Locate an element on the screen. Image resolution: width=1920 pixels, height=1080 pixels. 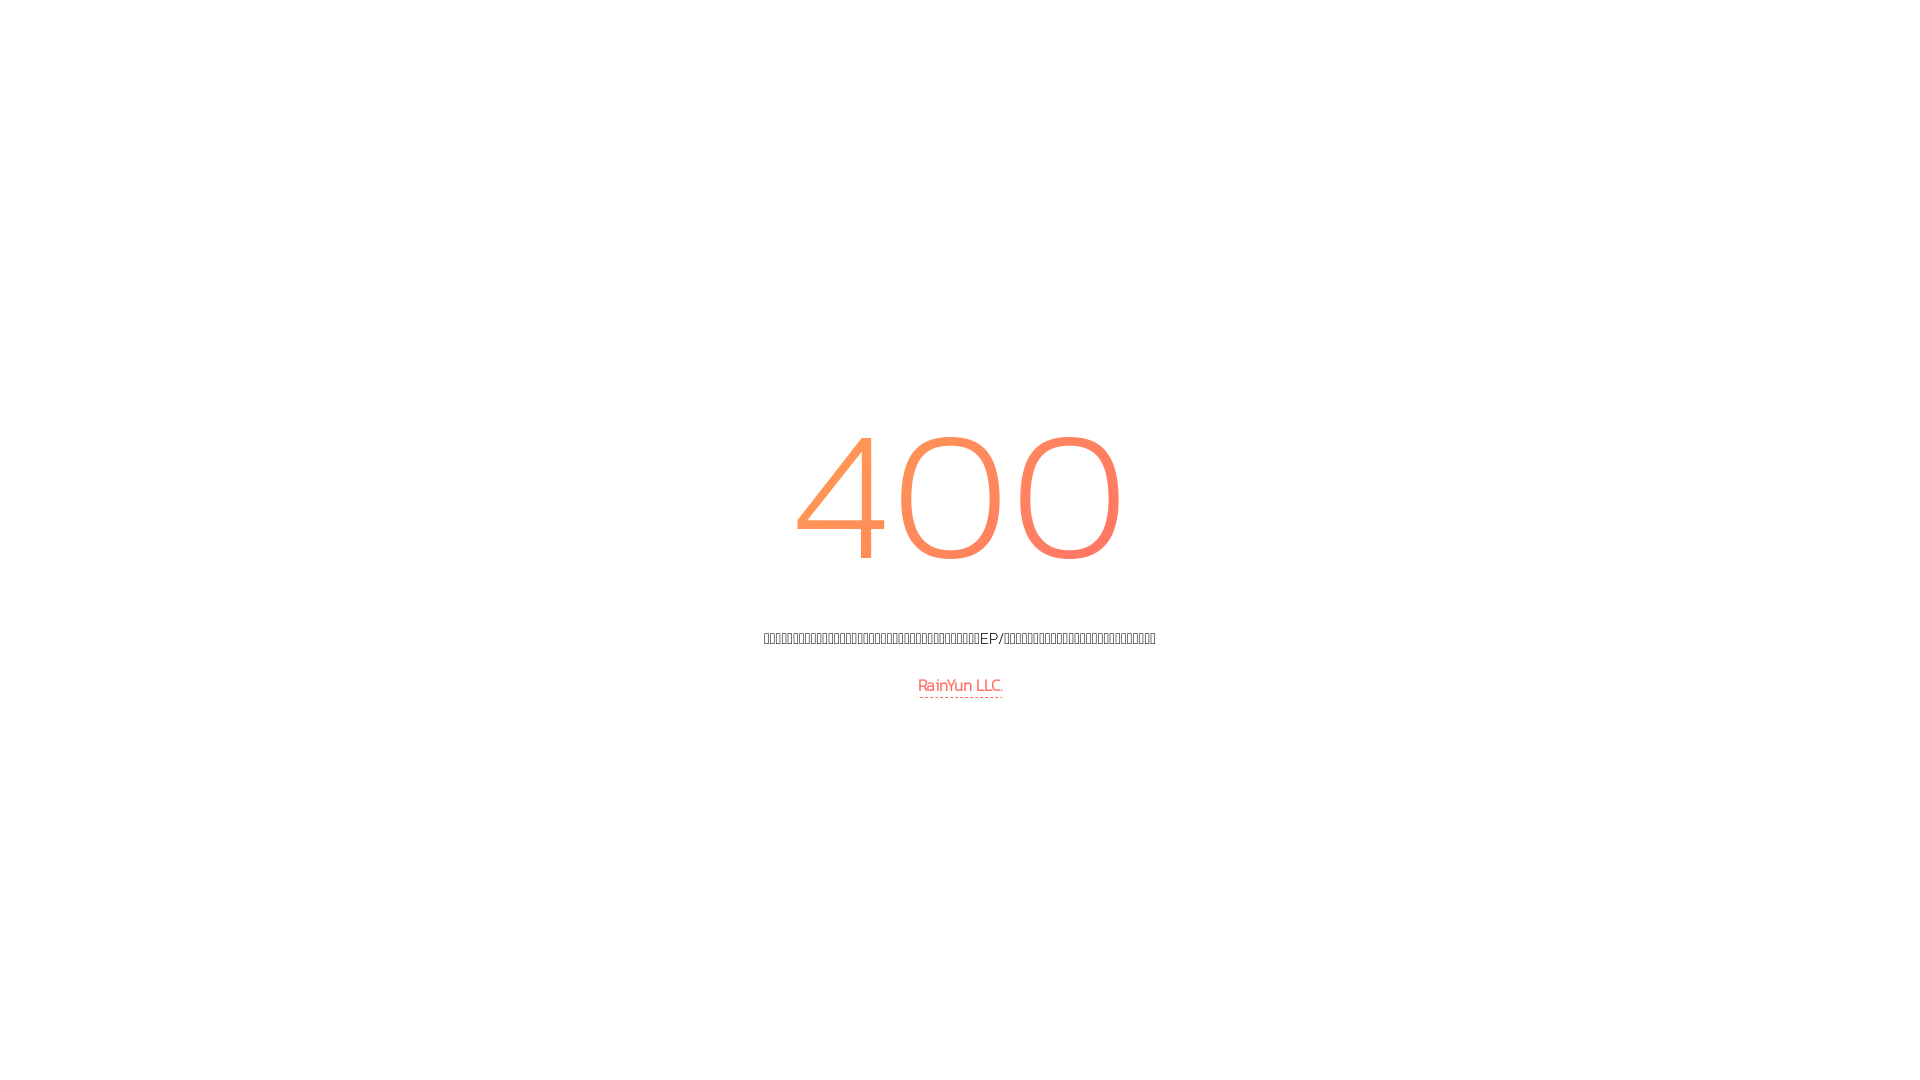
'RainYun LLC.' is located at coordinates (960, 685).